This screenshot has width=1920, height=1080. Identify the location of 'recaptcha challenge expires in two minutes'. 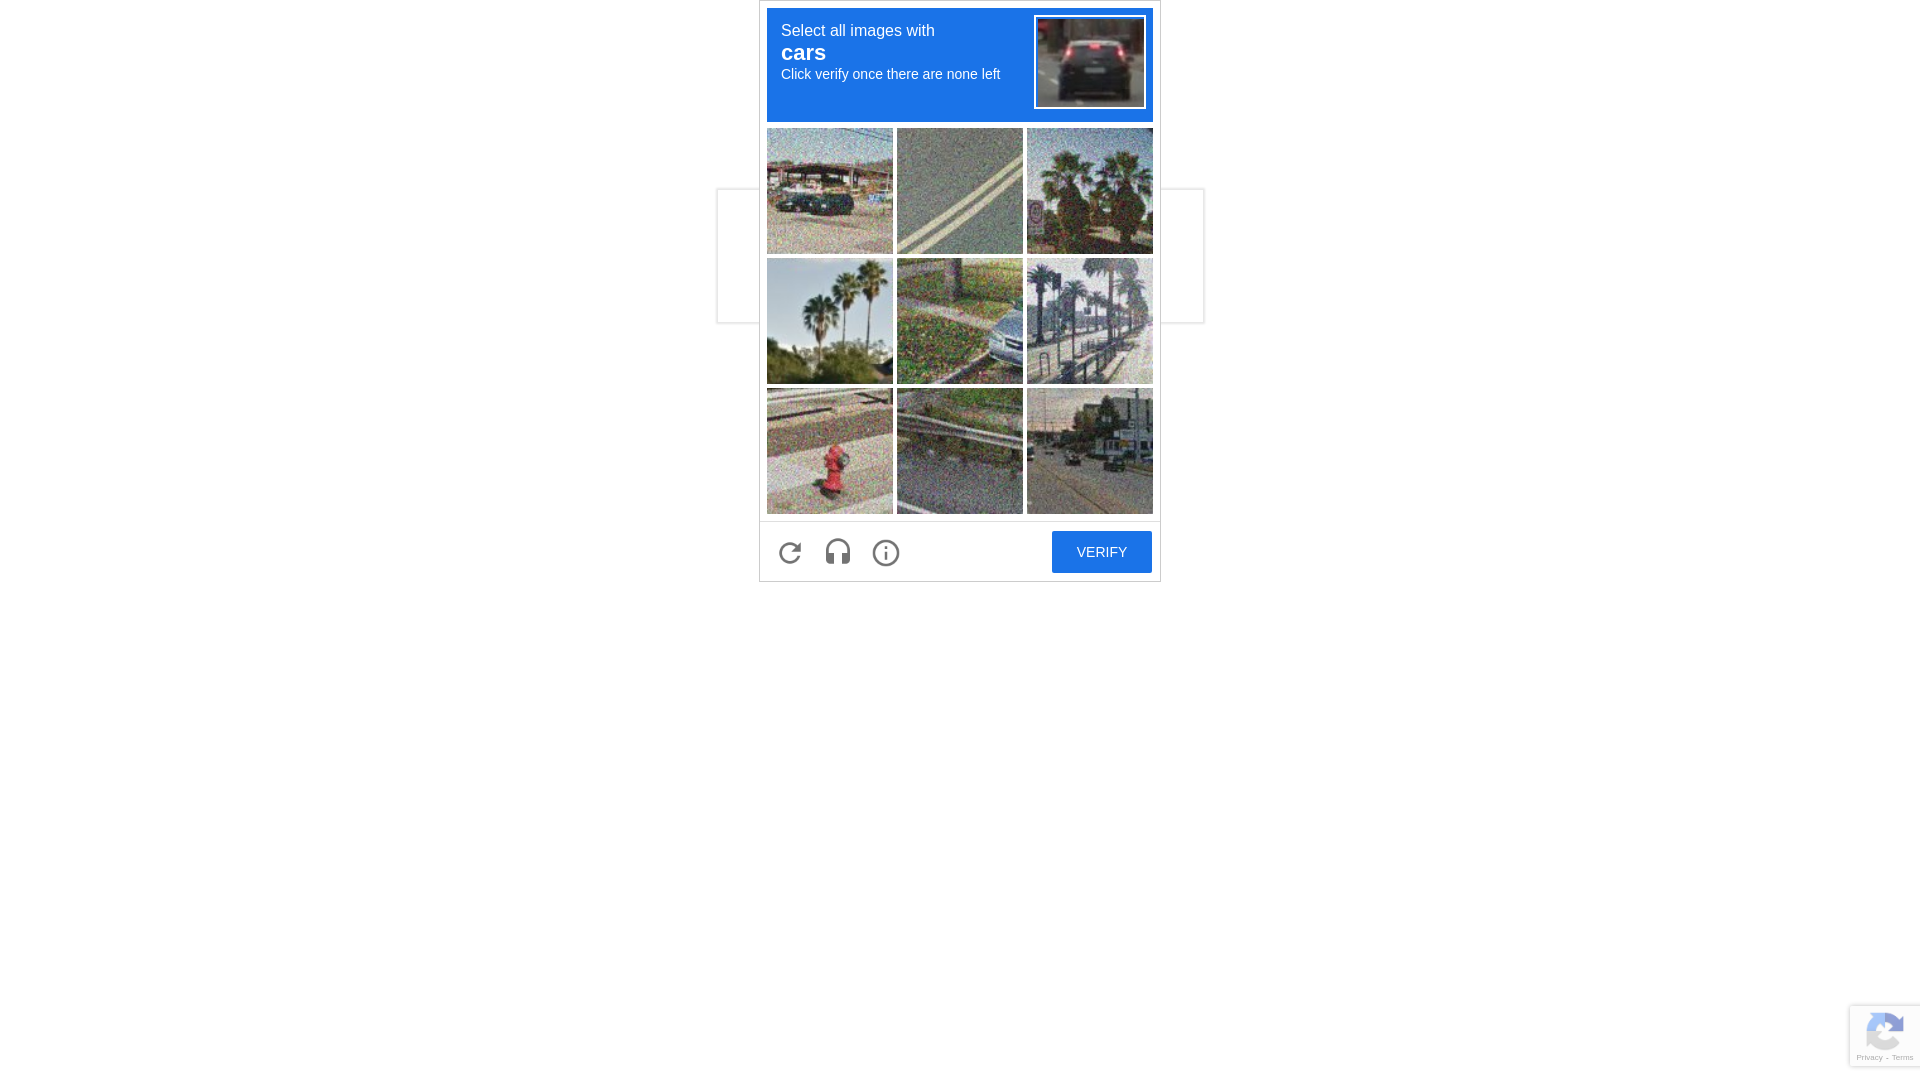
(960, 290).